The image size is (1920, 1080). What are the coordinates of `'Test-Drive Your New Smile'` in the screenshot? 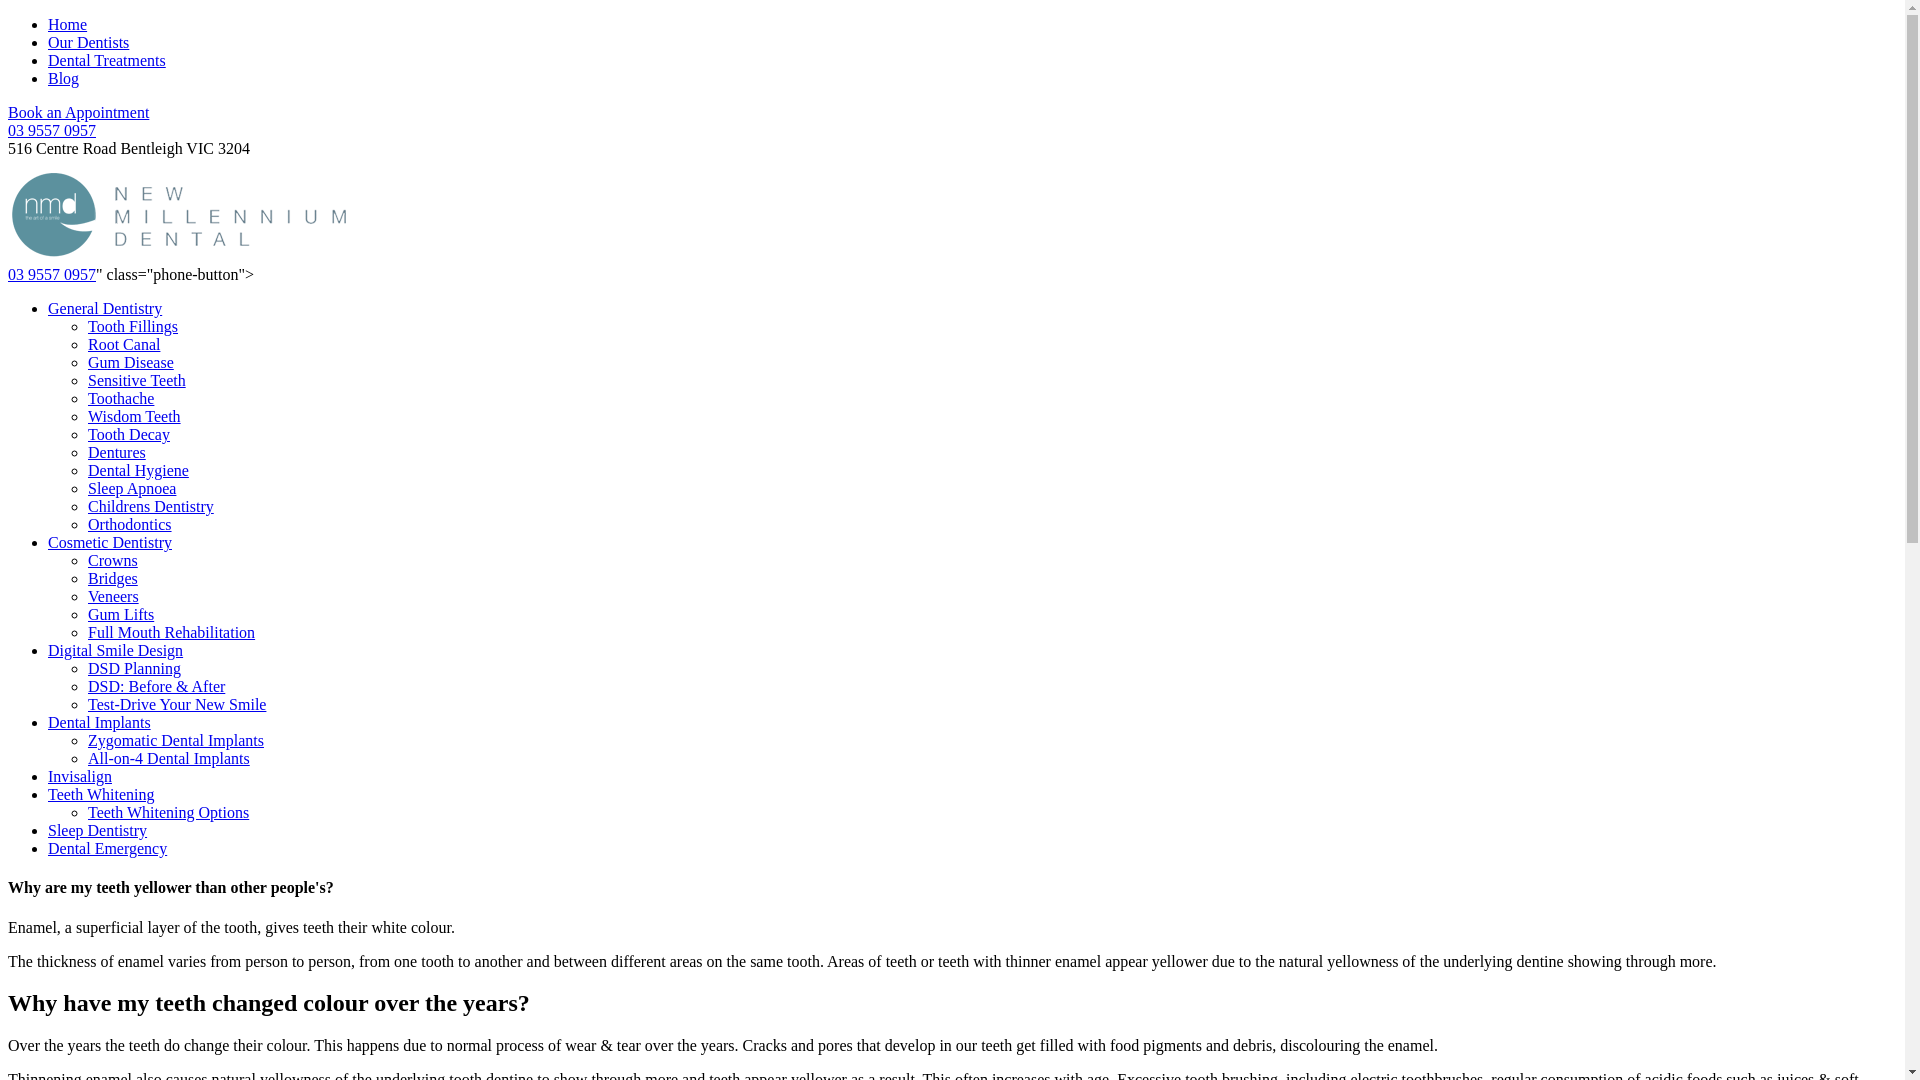 It's located at (177, 703).